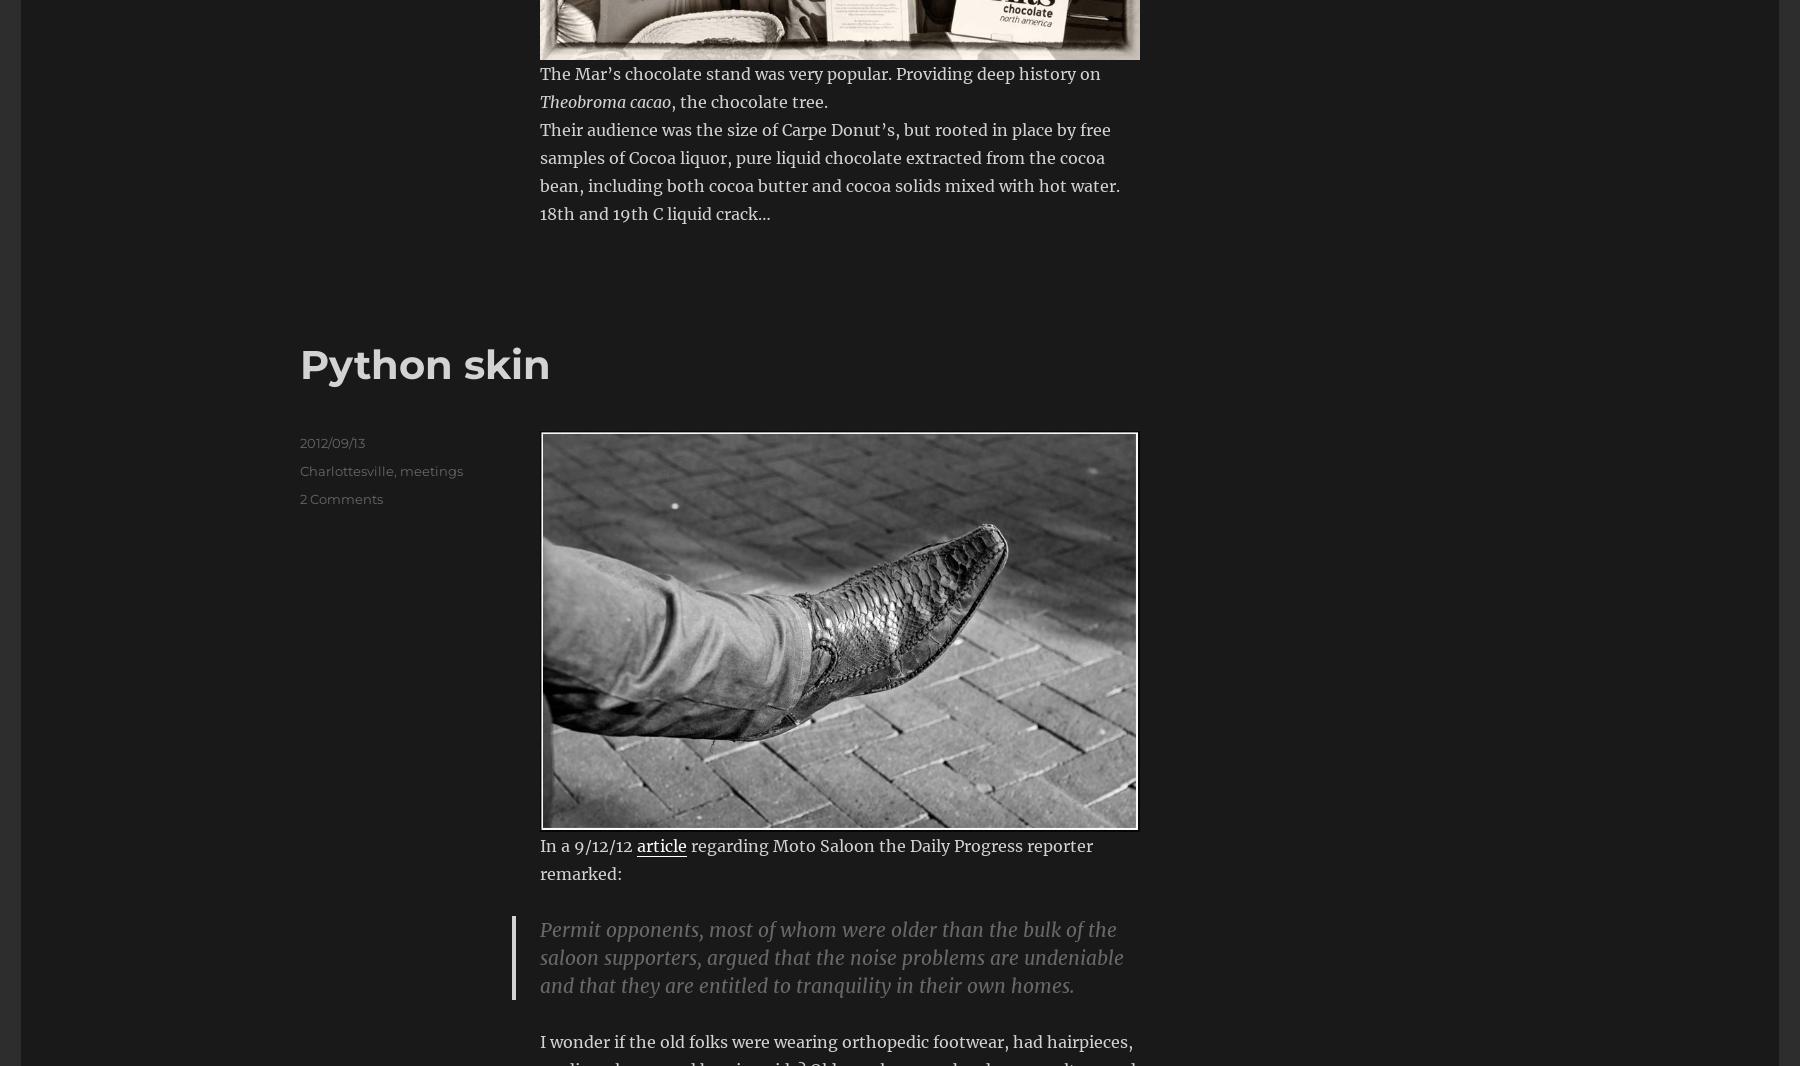  Describe the element at coordinates (605, 99) in the screenshot. I see `'Theobroma cacao'` at that location.